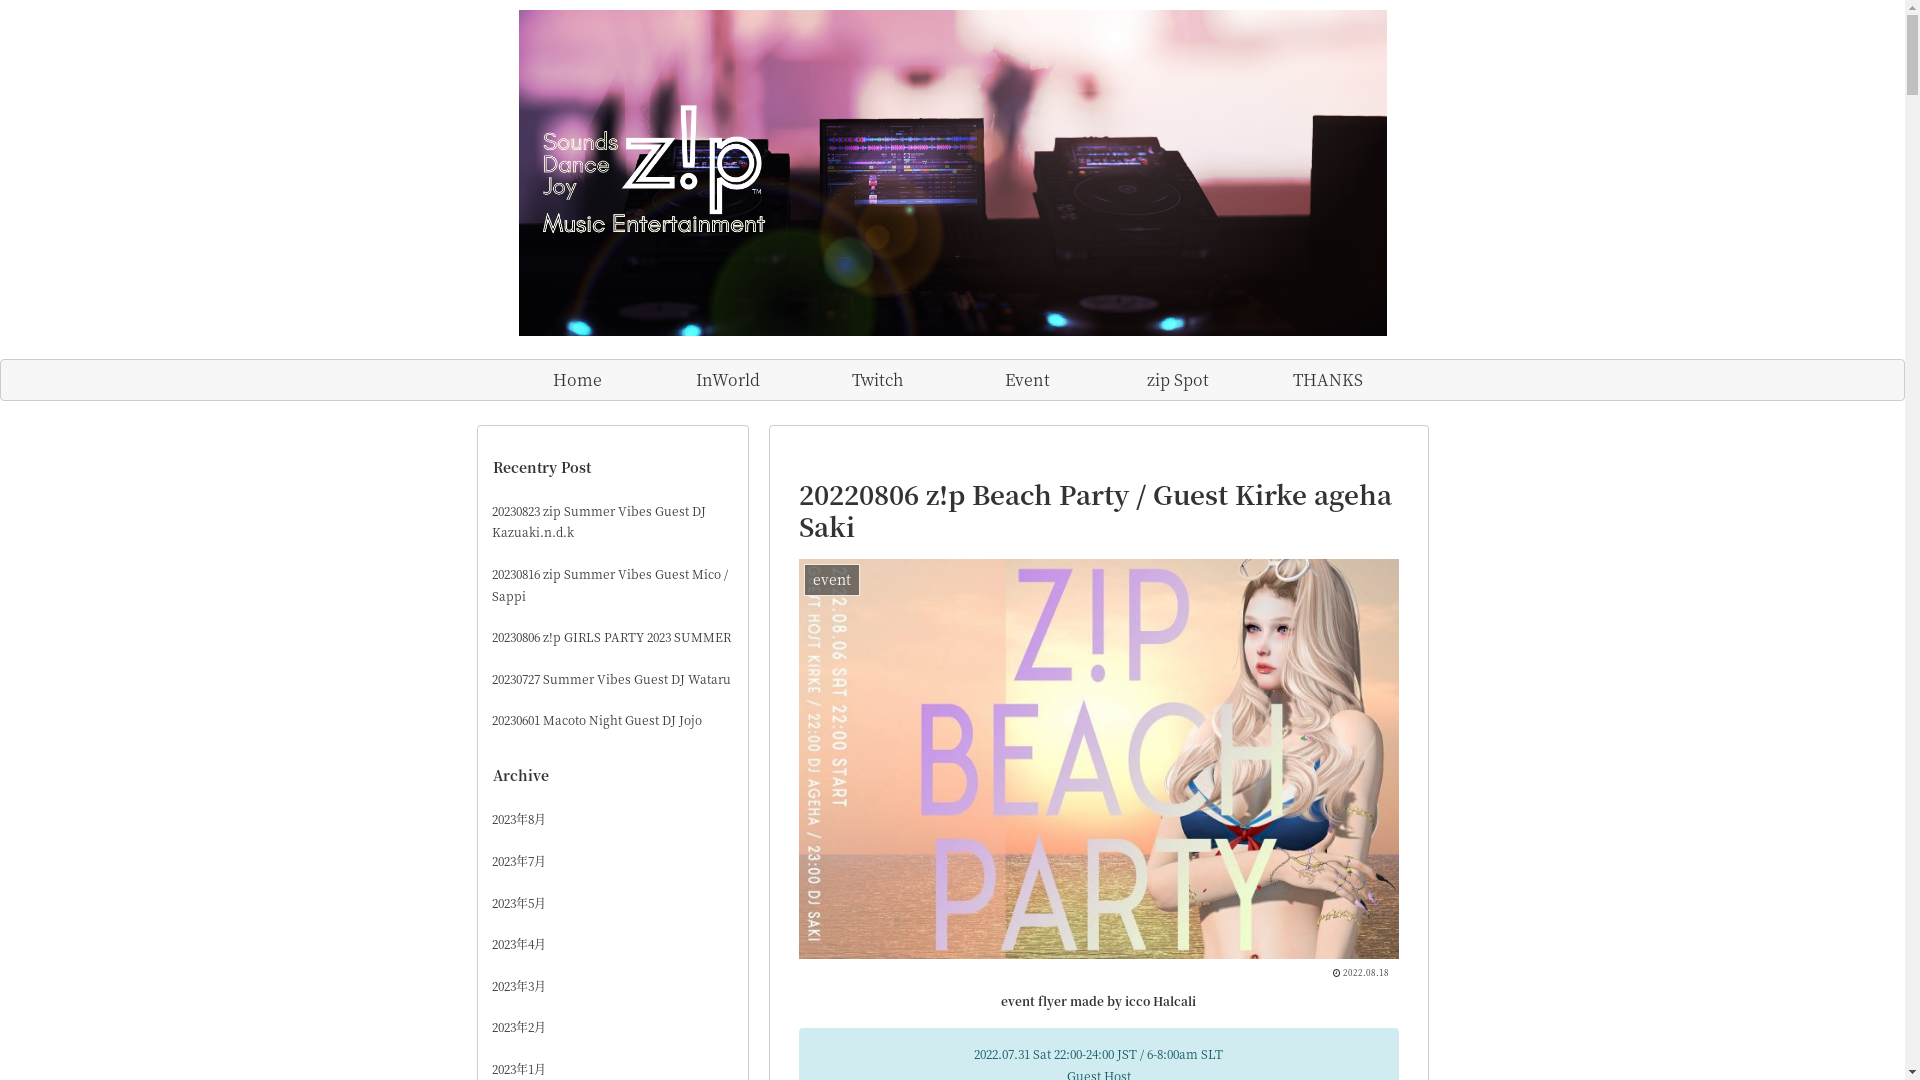  What do you see at coordinates (1326, 380) in the screenshot?
I see `'THANKS'` at bounding box center [1326, 380].